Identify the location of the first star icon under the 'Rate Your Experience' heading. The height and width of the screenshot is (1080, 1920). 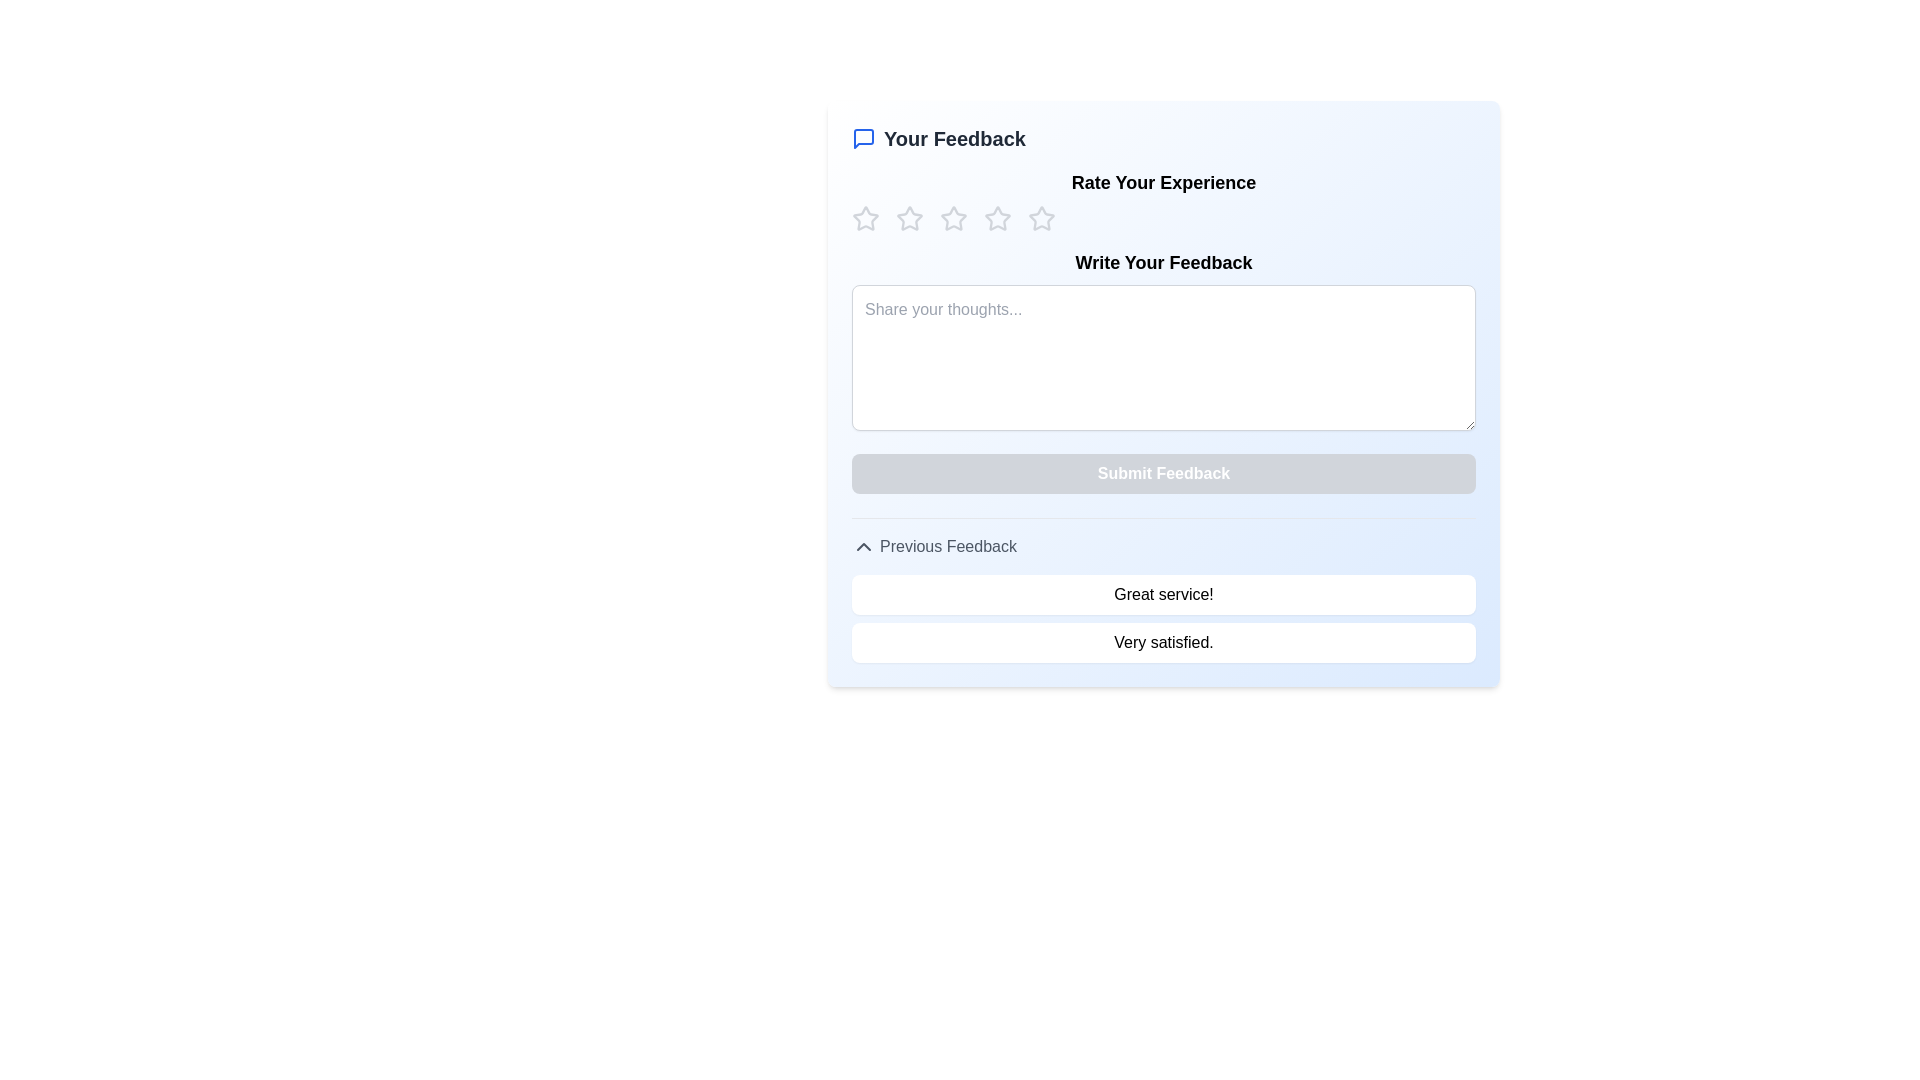
(864, 218).